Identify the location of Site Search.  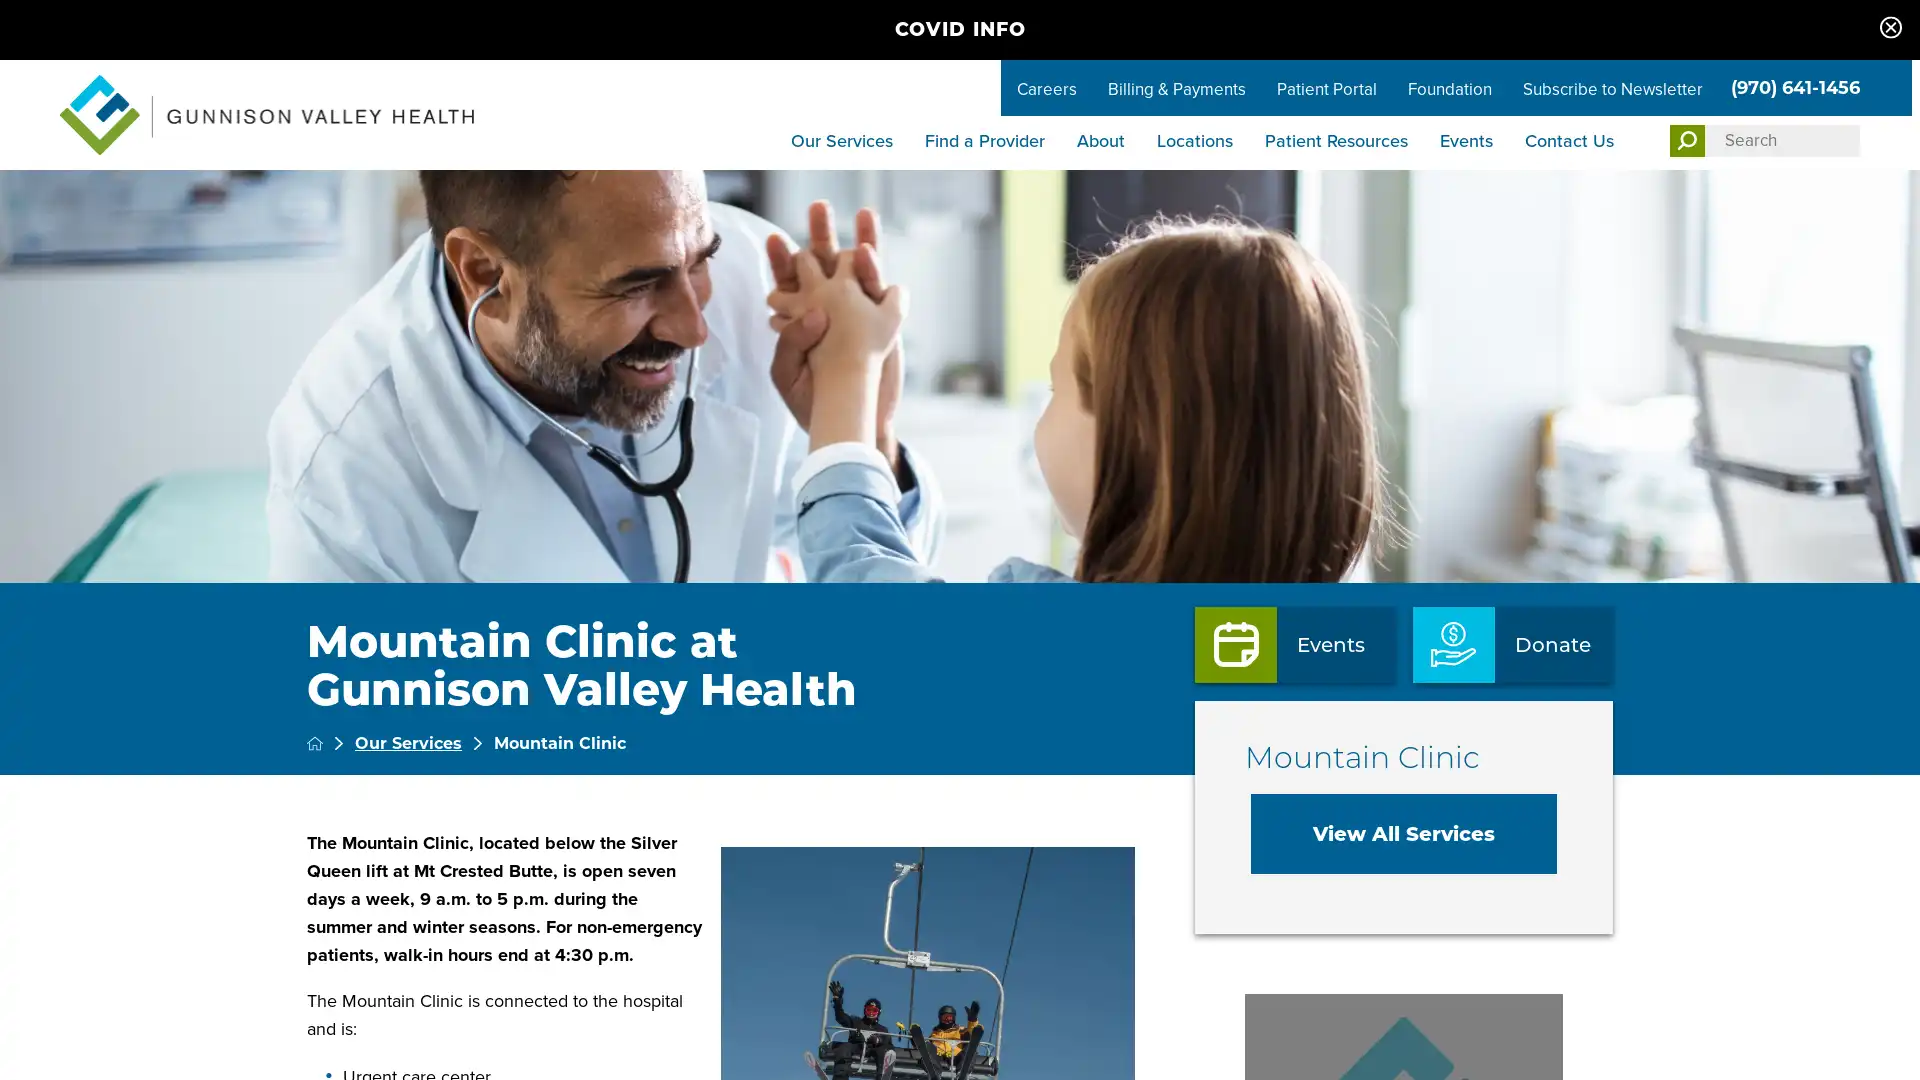
(1686, 138).